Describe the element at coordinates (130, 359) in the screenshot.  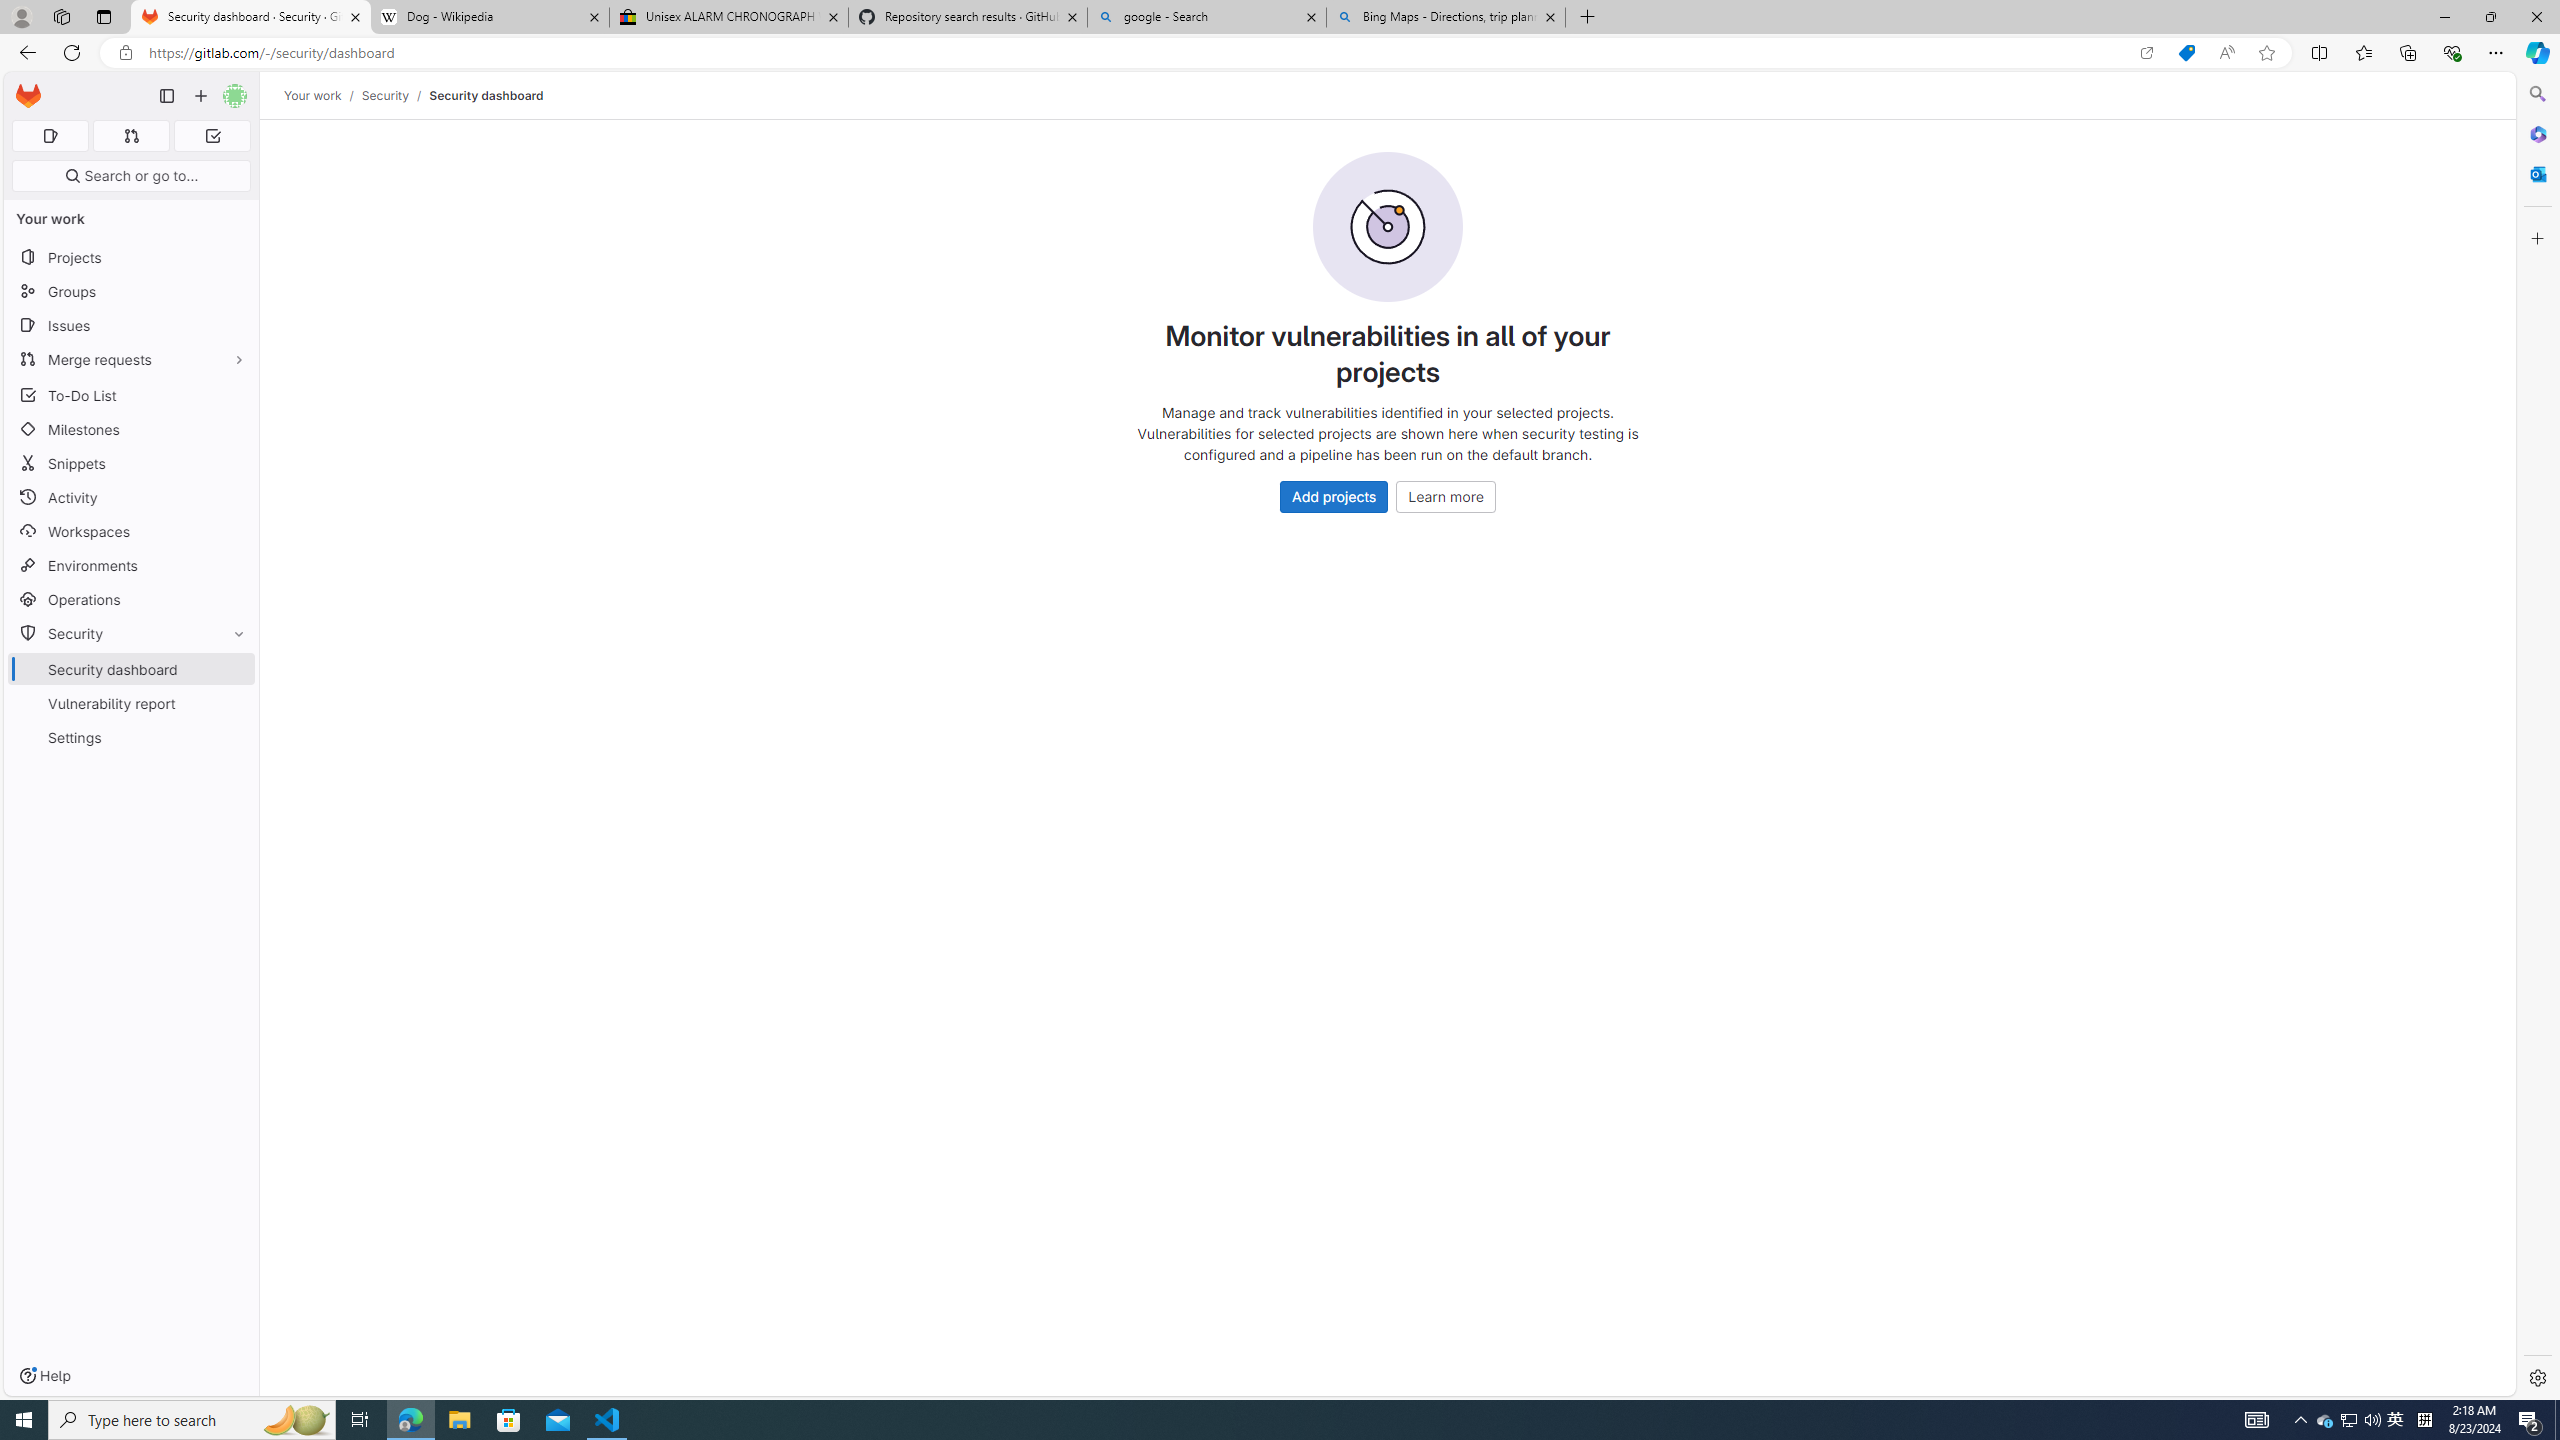
I see `'Merge requests'` at that location.